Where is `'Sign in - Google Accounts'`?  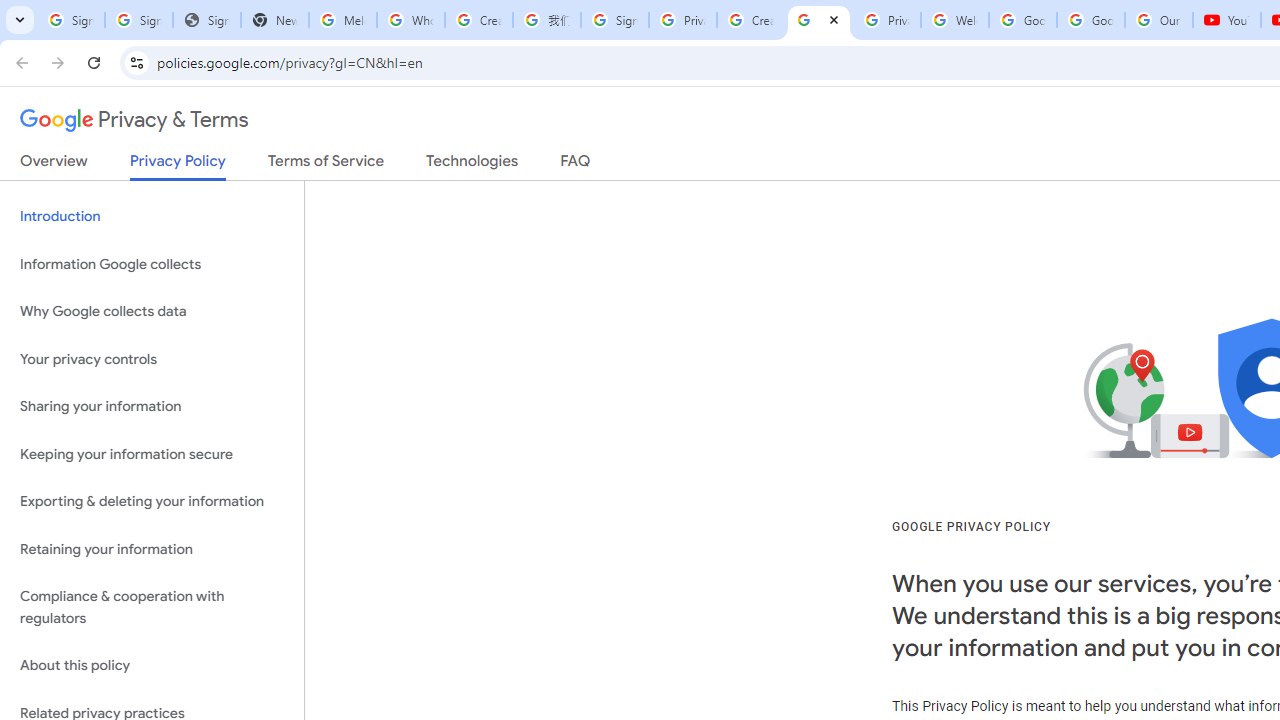 'Sign in - Google Accounts' is located at coordinates (614, 20).